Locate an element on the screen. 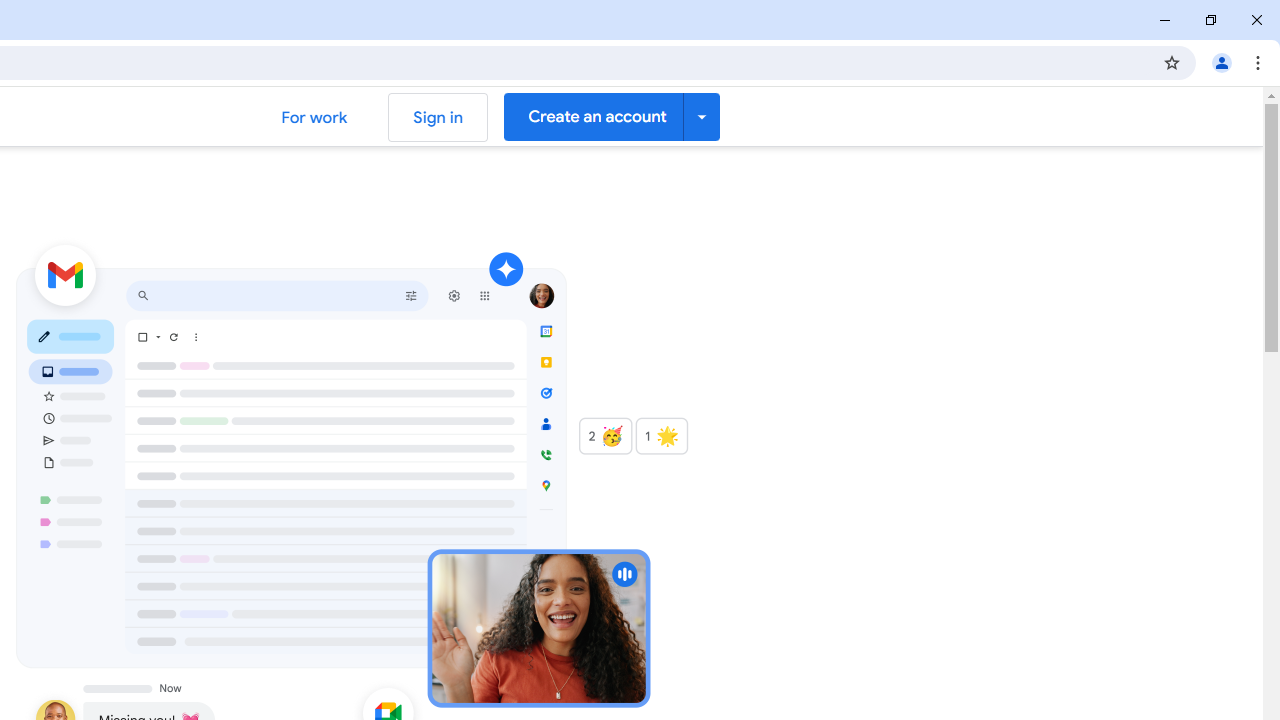 This screenshot has width=1280, height=720. 'Create an account' is located at coordinates (610, 116).